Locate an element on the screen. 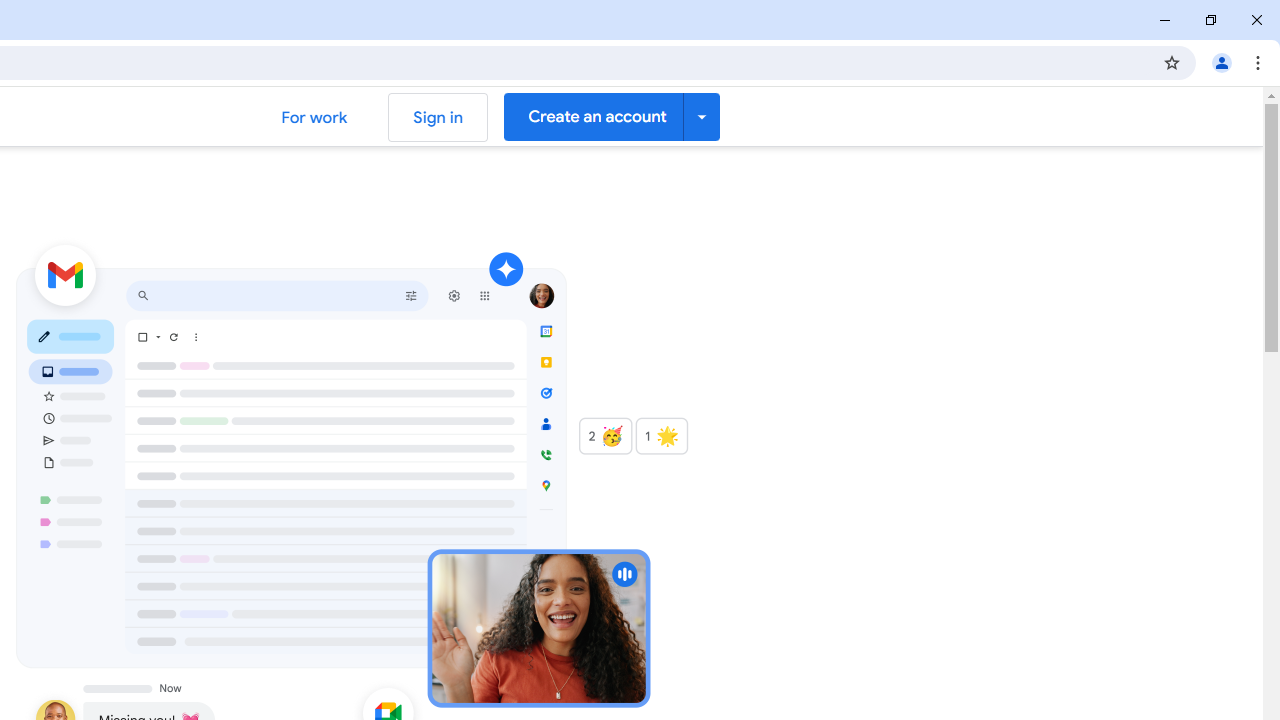 This screenshot has width=1280, height=720. 'Create an account' is located at coordinates (610, 116).